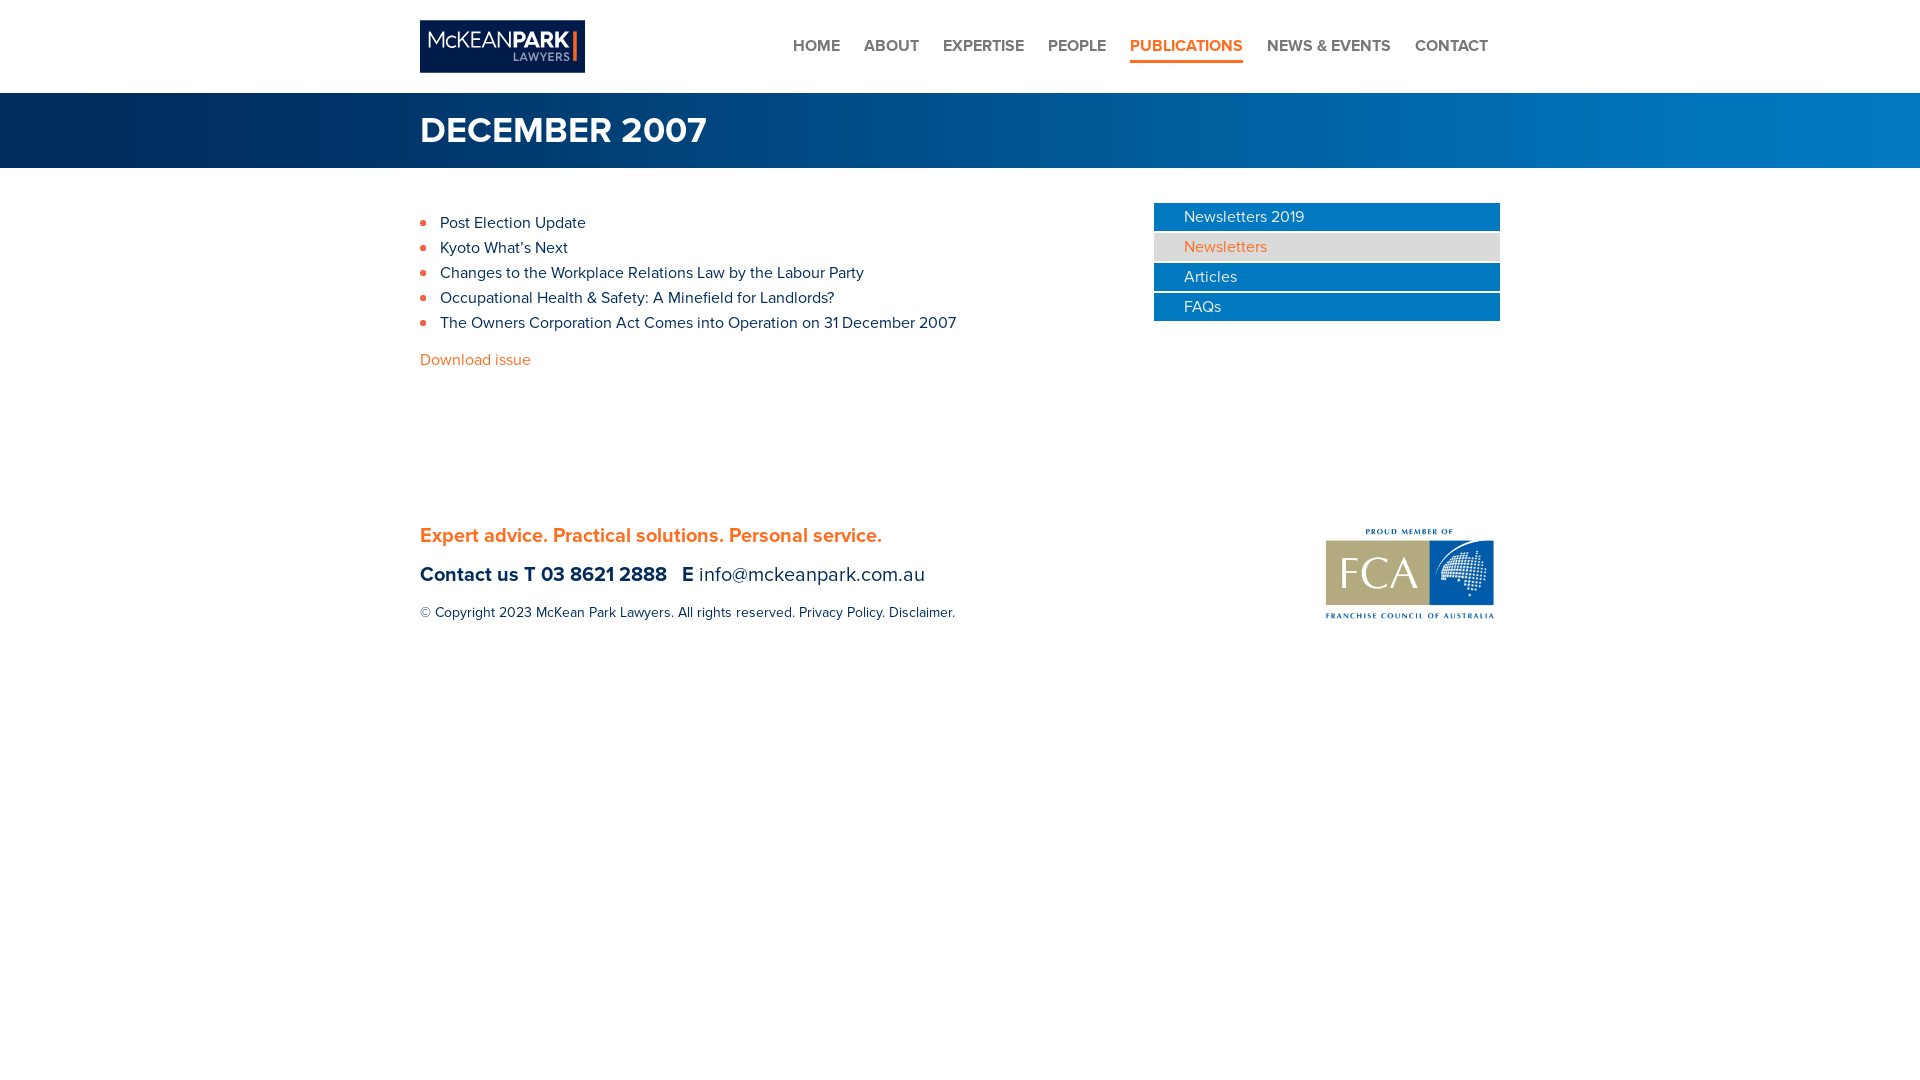 The image size is (1920, 1080). Describe the element at coordinates (1075, 45) in the screenshot. I see `'PEOPLE'` at that location.